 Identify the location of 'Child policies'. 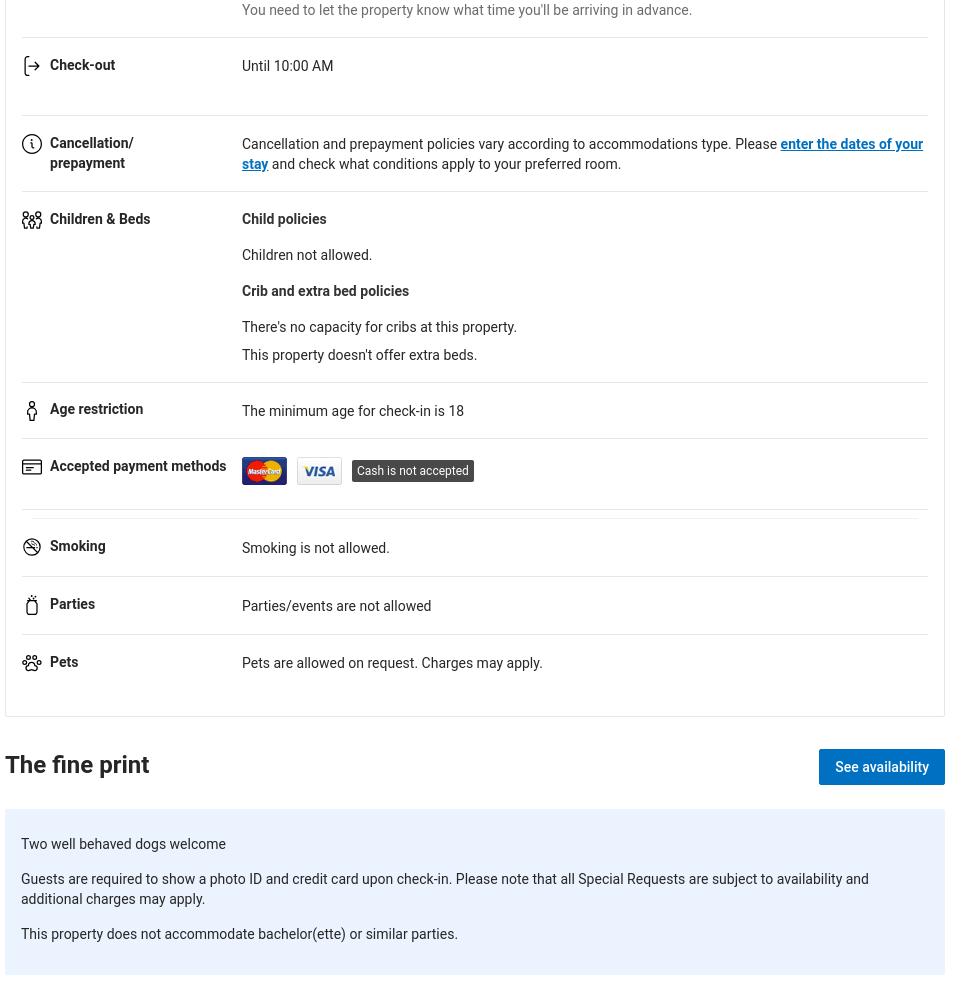
(284, 216).